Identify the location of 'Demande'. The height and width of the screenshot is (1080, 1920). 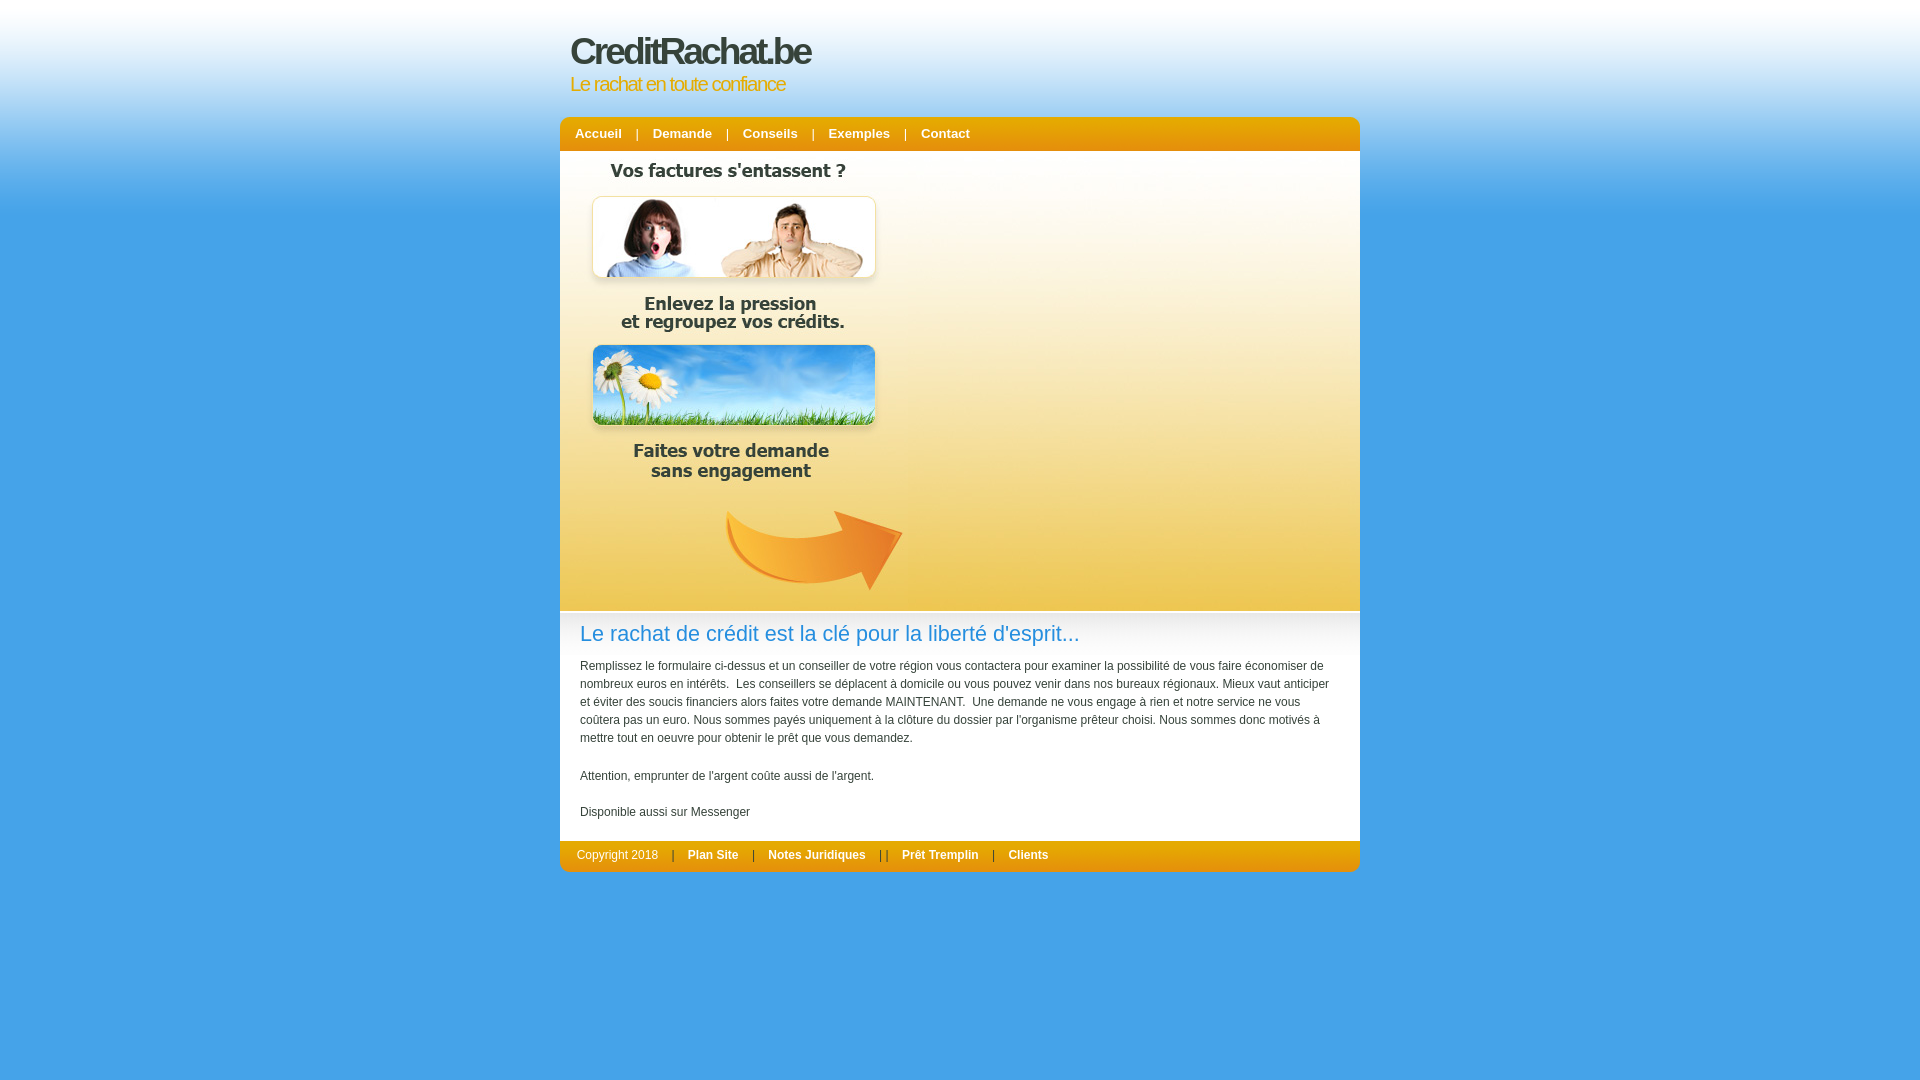
(682, 133).